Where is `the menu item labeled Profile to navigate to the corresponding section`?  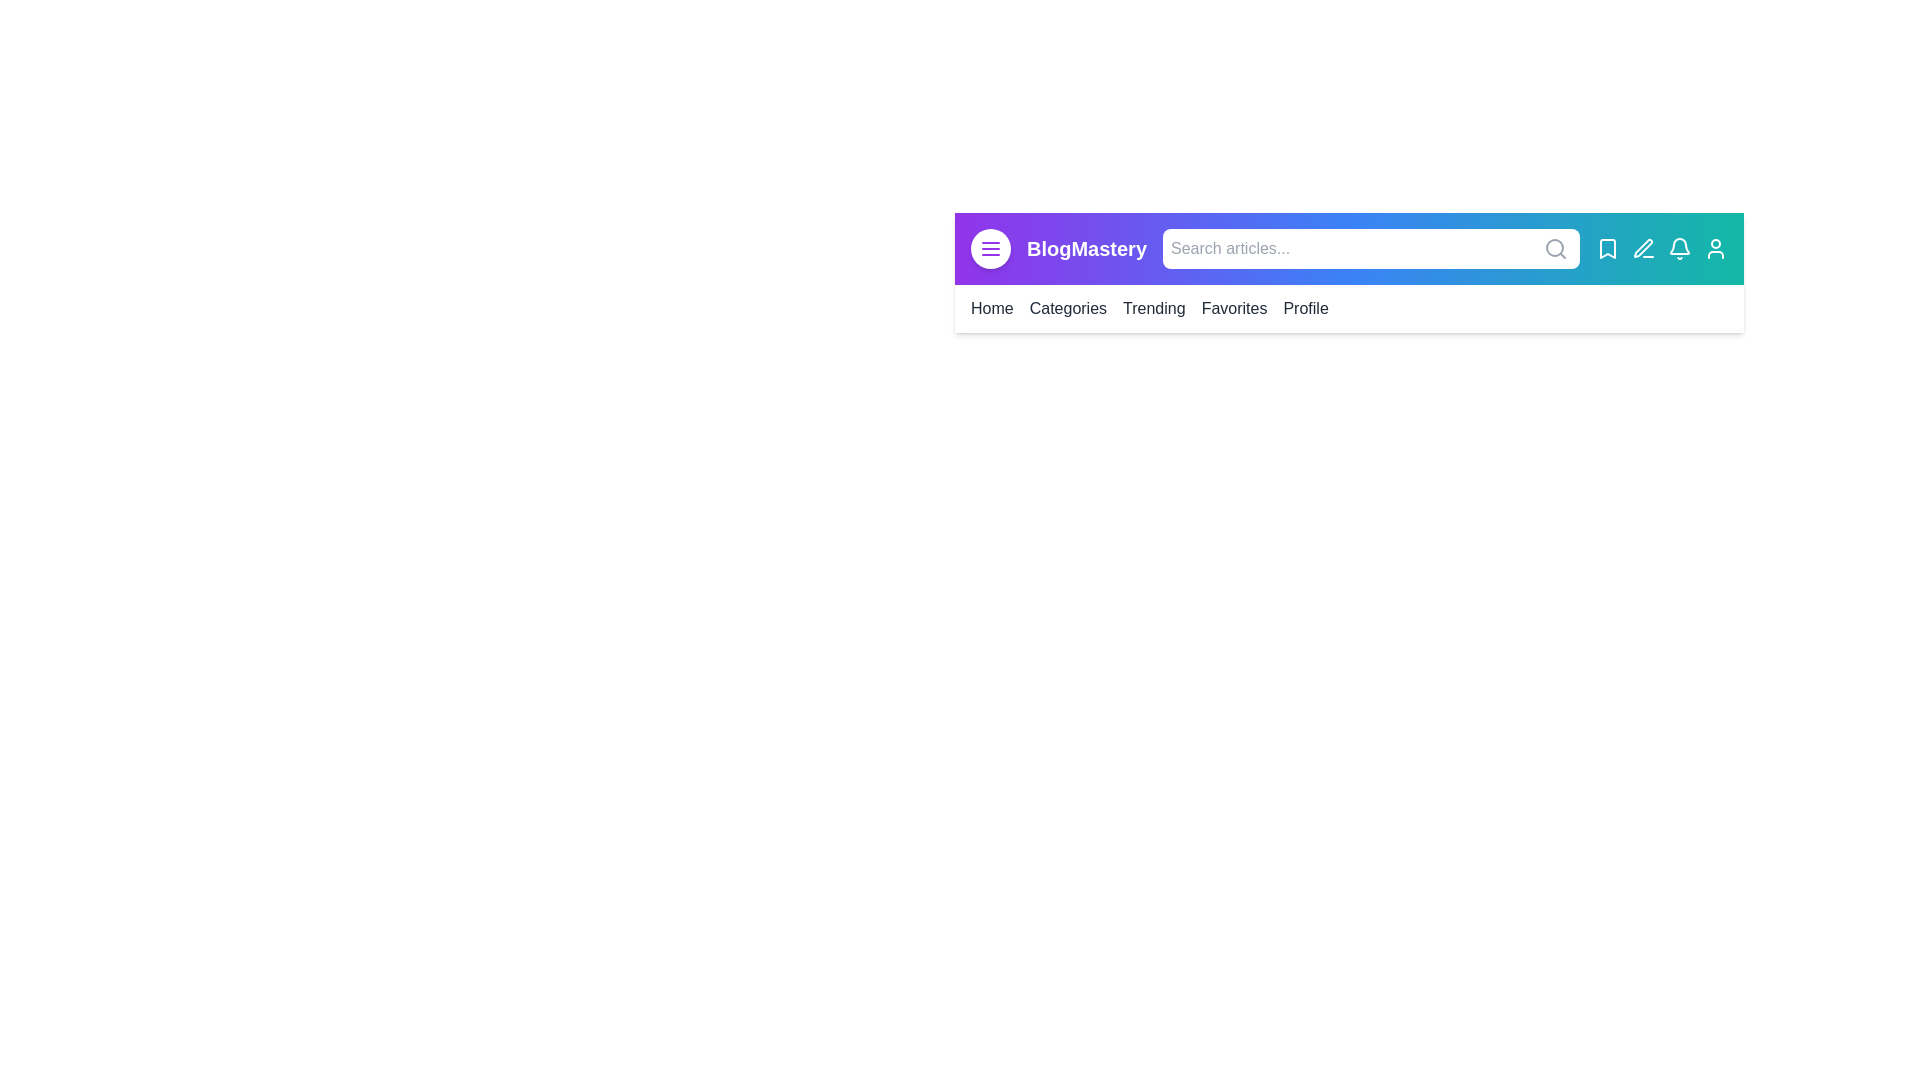 the menu item labeled Profile to navigate to the corresponding section is located at coordinates (1305, 308).